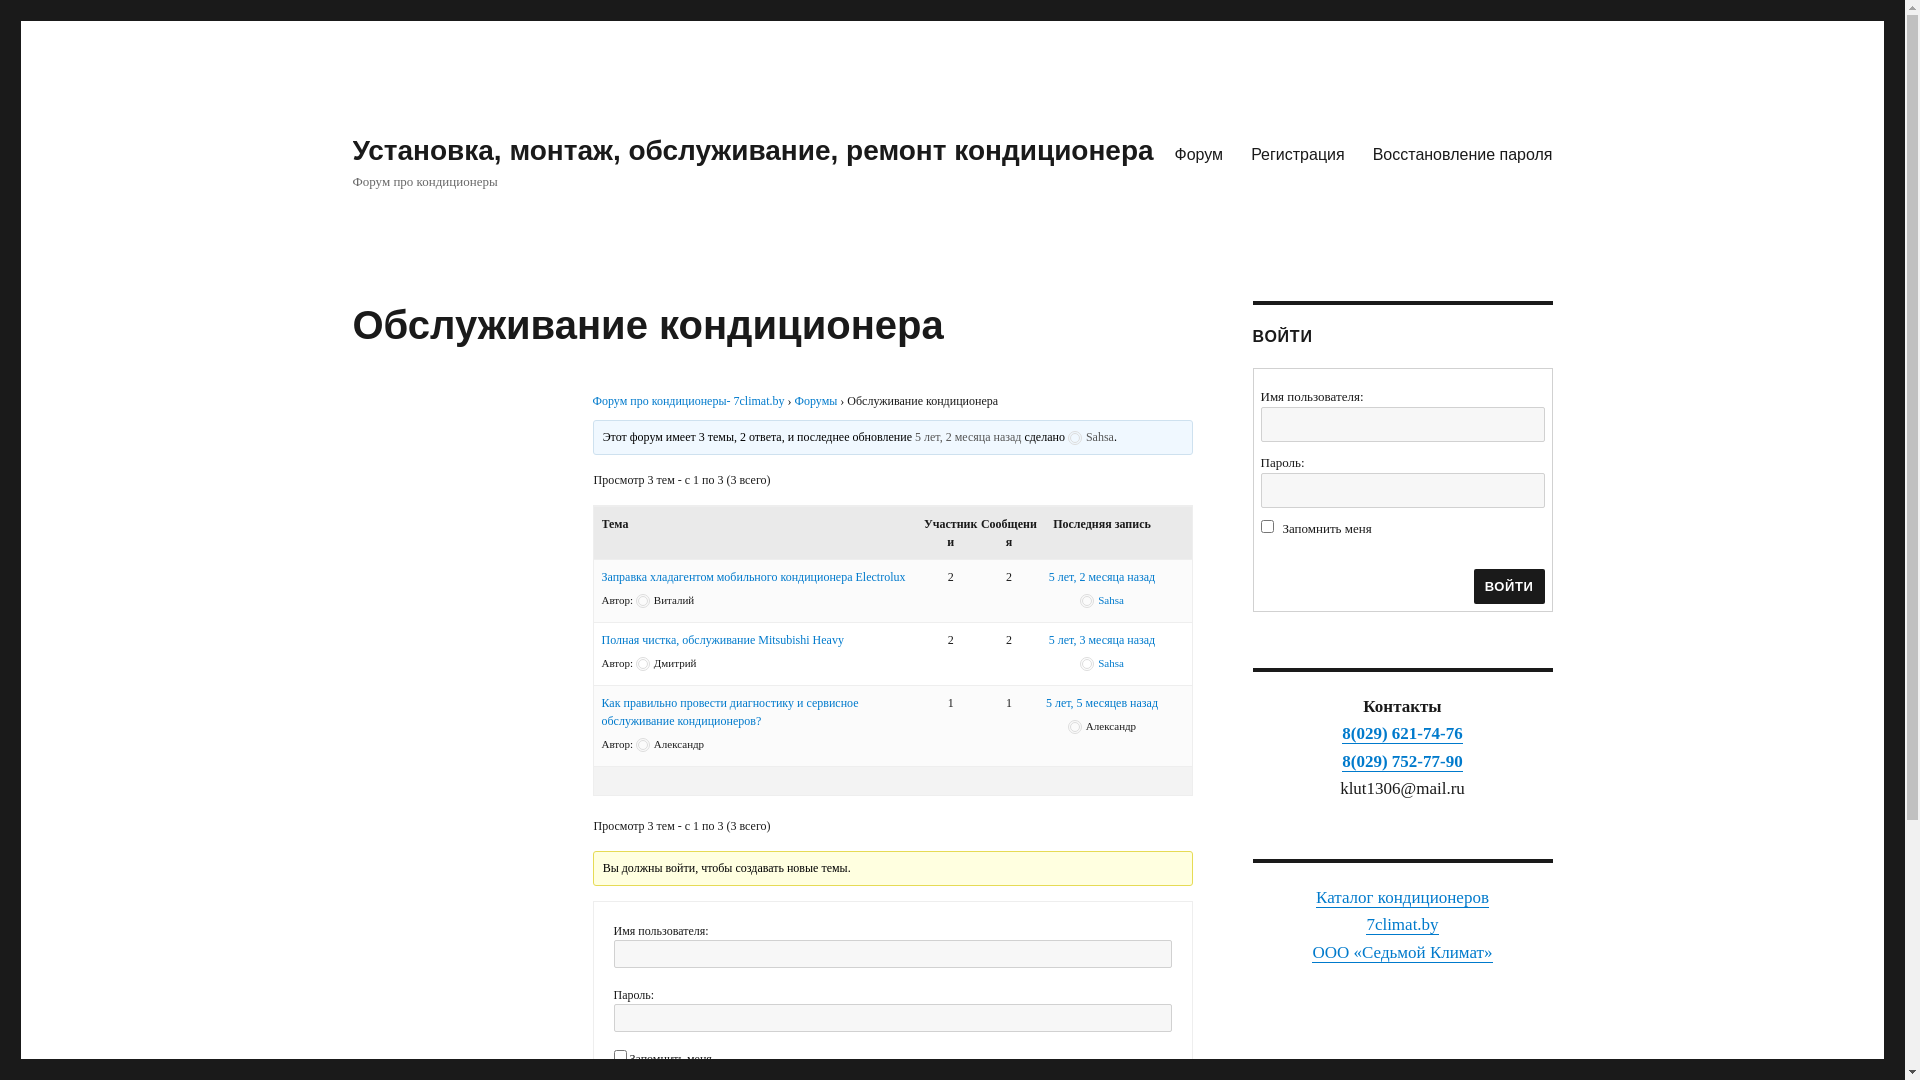  What do you see at coordinates (1089, 435) in the screenshot?
I see `'Sahsa'` at bounding box center [1089, 435].